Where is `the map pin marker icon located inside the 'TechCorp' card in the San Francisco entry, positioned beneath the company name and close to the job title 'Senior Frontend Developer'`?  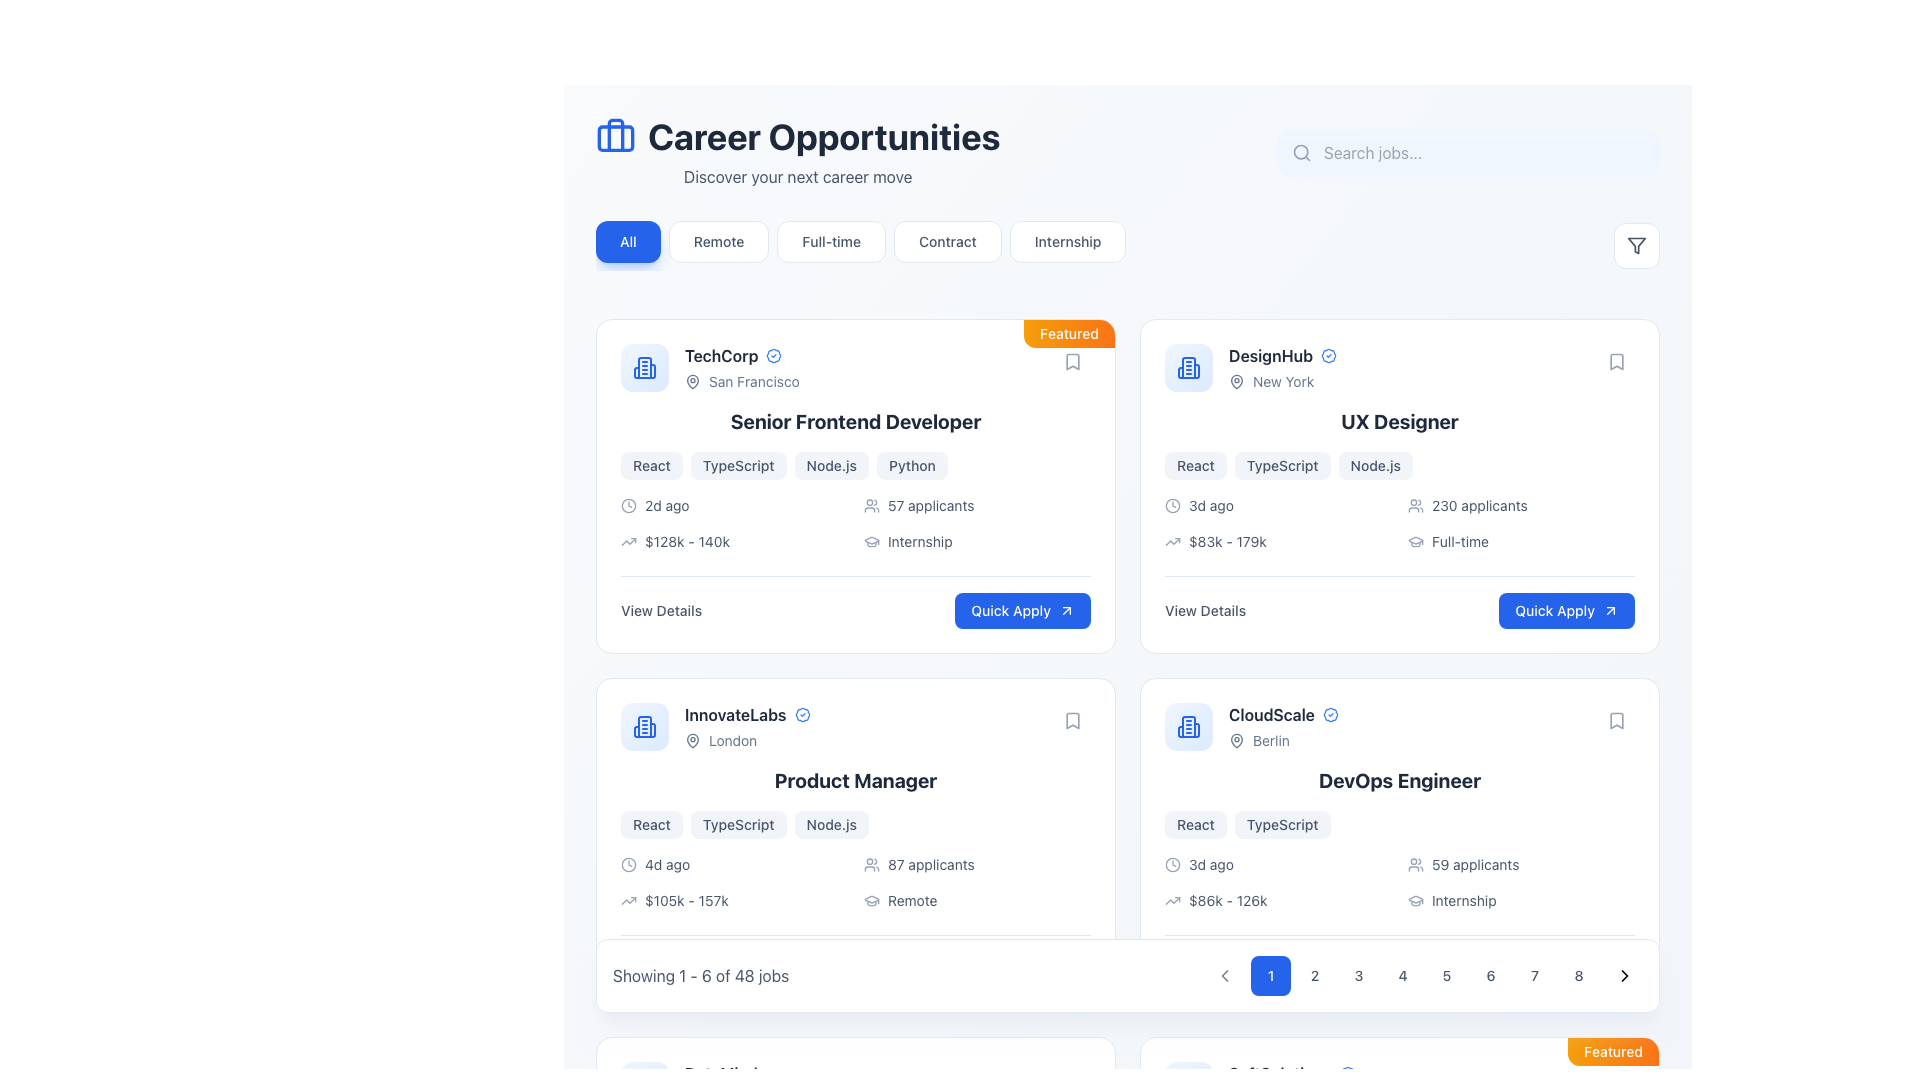
the map pin marker icon located inside the 'TechCorp' card in the San Francisco entry, positioned beneath the company name and close to the job title 'Senior Frontend Developer' is located at coordinates (692, 381).